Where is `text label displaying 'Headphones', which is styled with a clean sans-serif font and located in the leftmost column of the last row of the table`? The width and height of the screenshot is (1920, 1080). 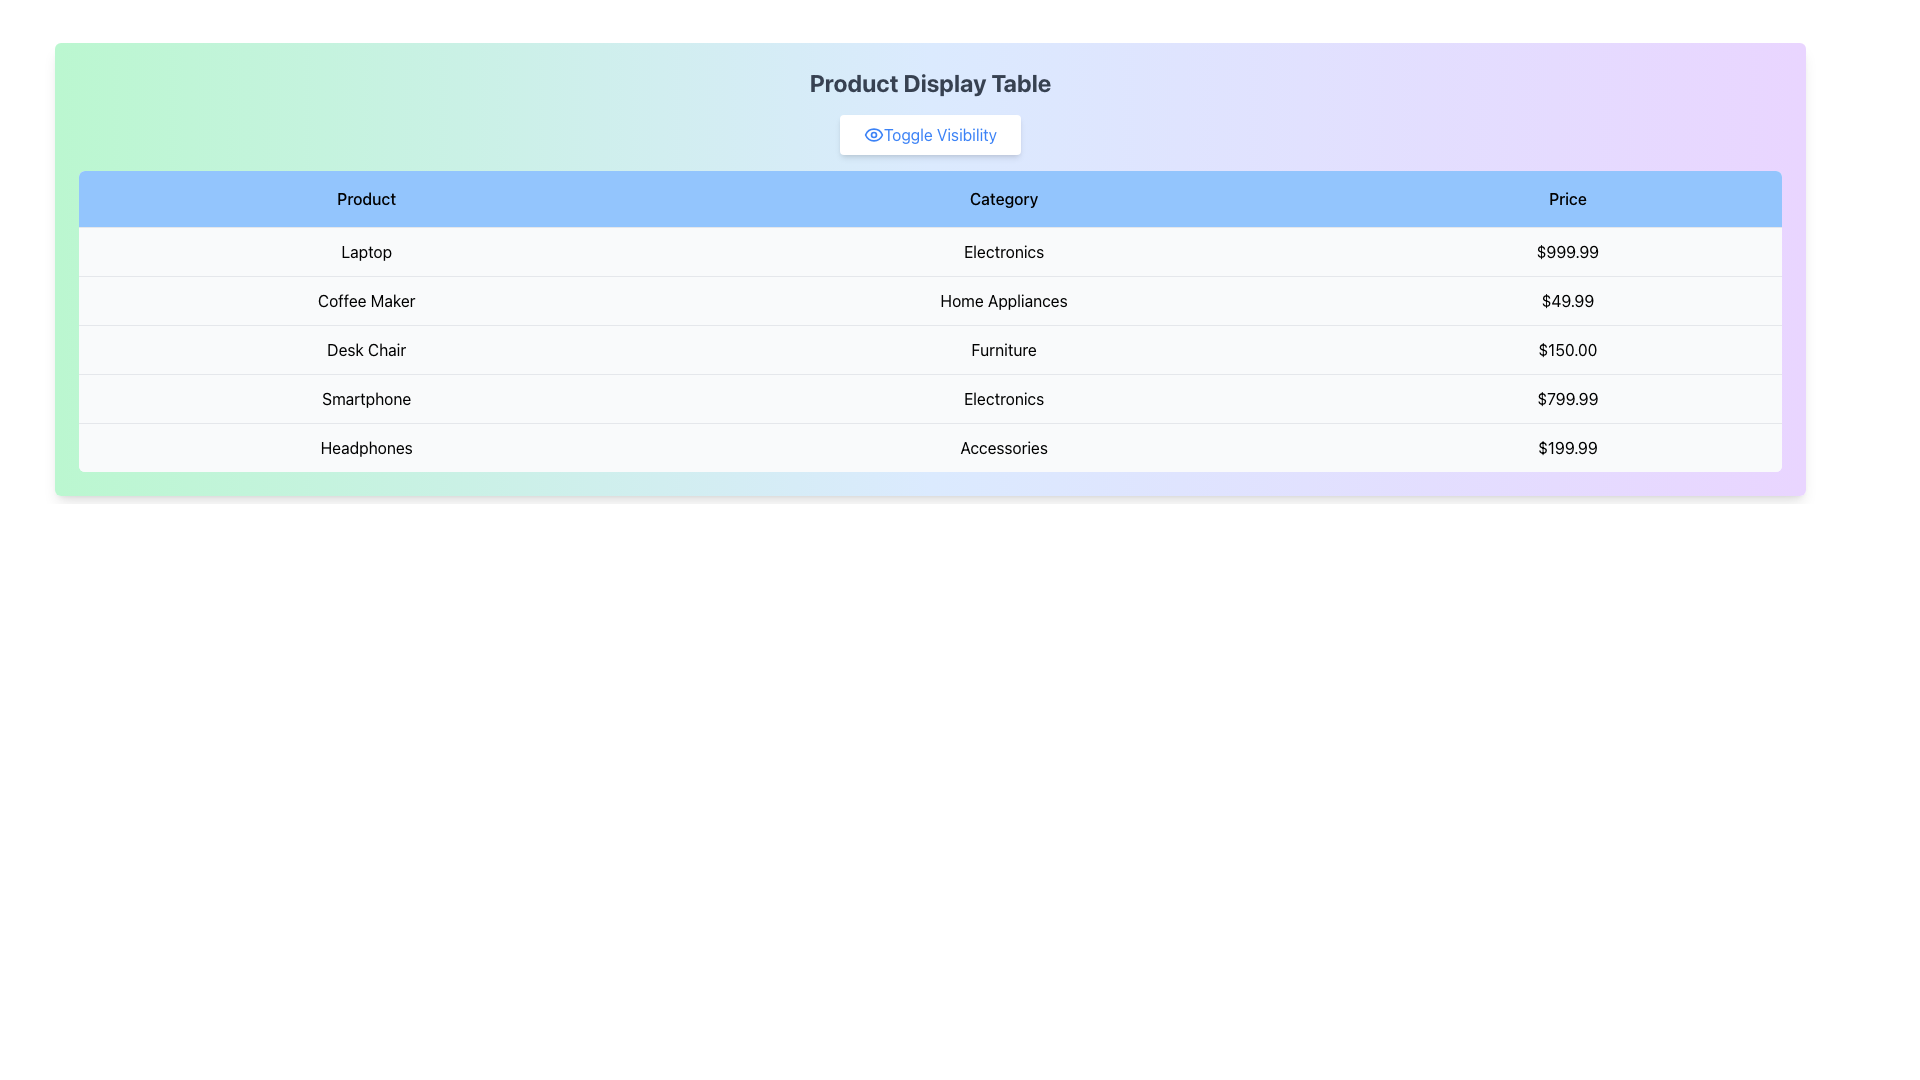
text label displaying 'Headphones', which is styled with a clean sans-serif font and located in the leftmost column of the last row of the table is located at coordinates (366, 446).